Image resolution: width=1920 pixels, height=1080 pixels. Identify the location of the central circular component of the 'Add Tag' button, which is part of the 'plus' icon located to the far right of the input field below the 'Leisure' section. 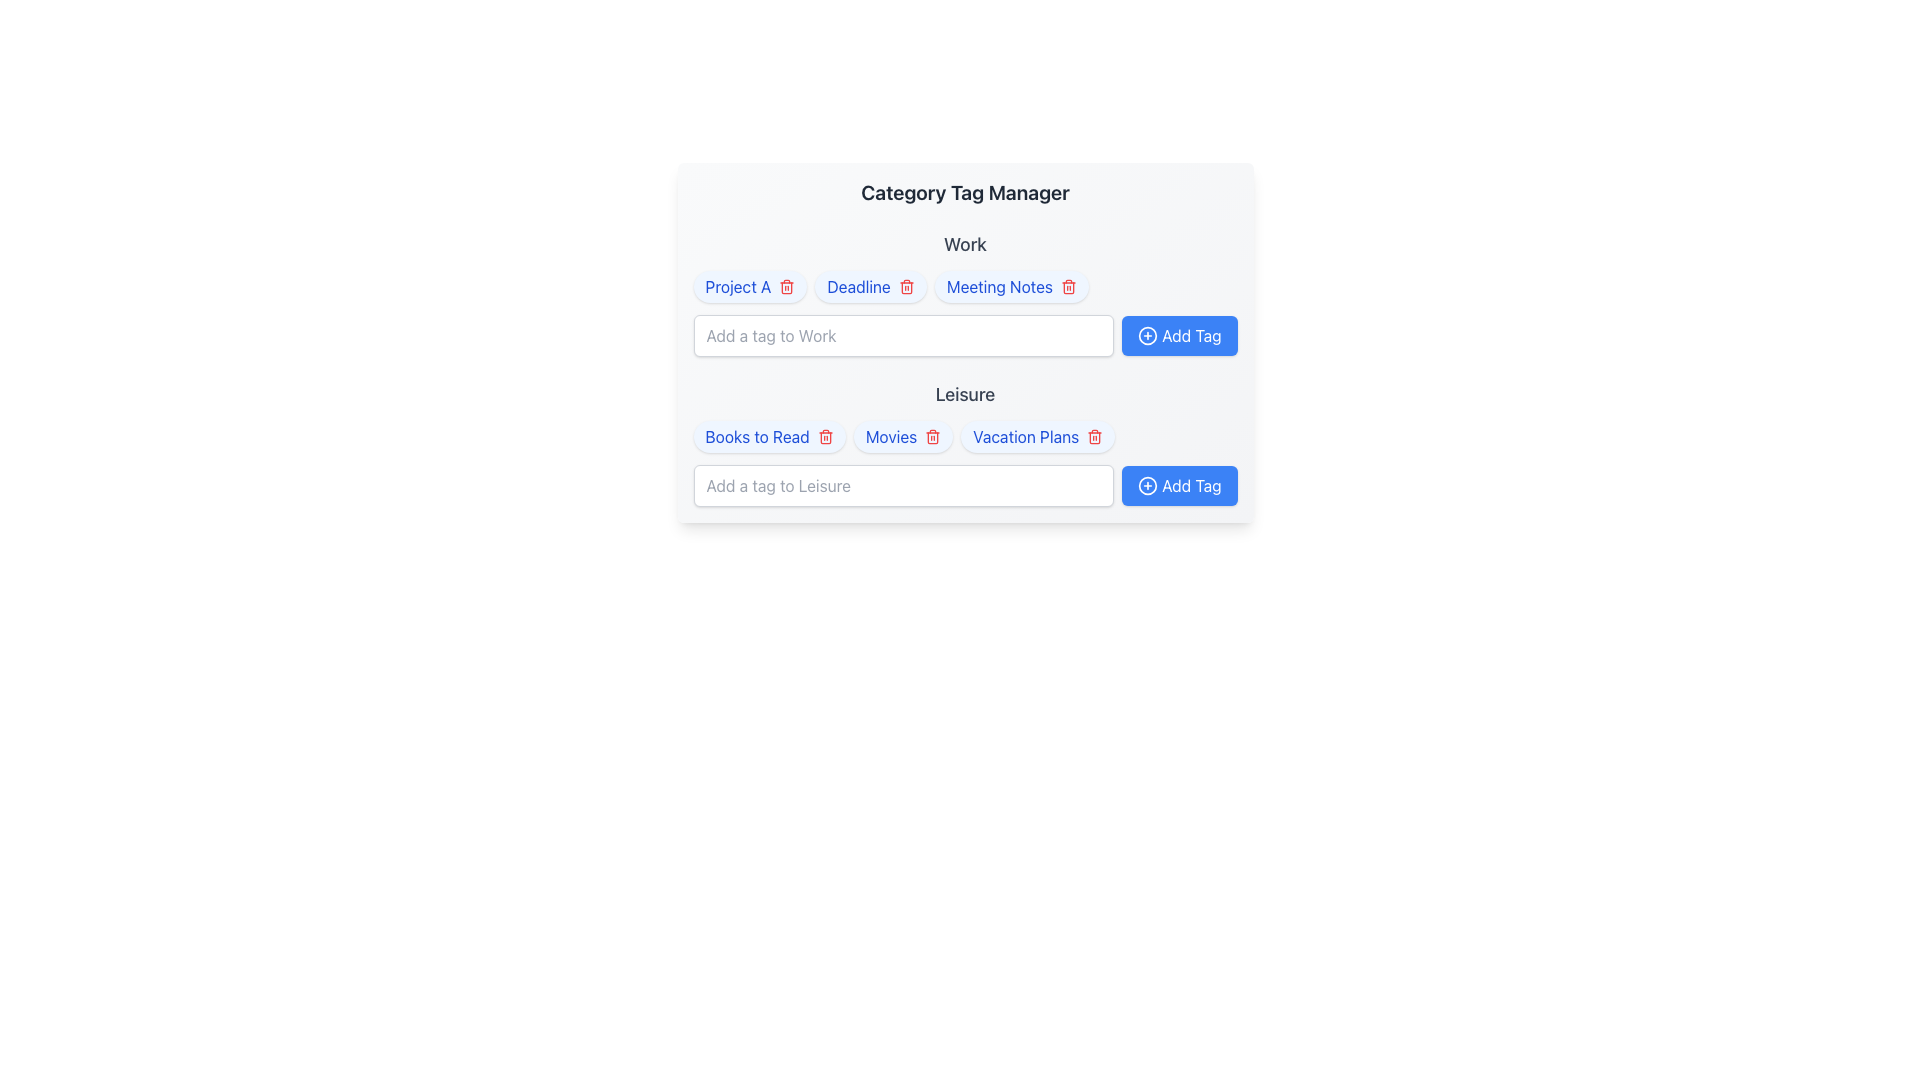
(1148, 486).